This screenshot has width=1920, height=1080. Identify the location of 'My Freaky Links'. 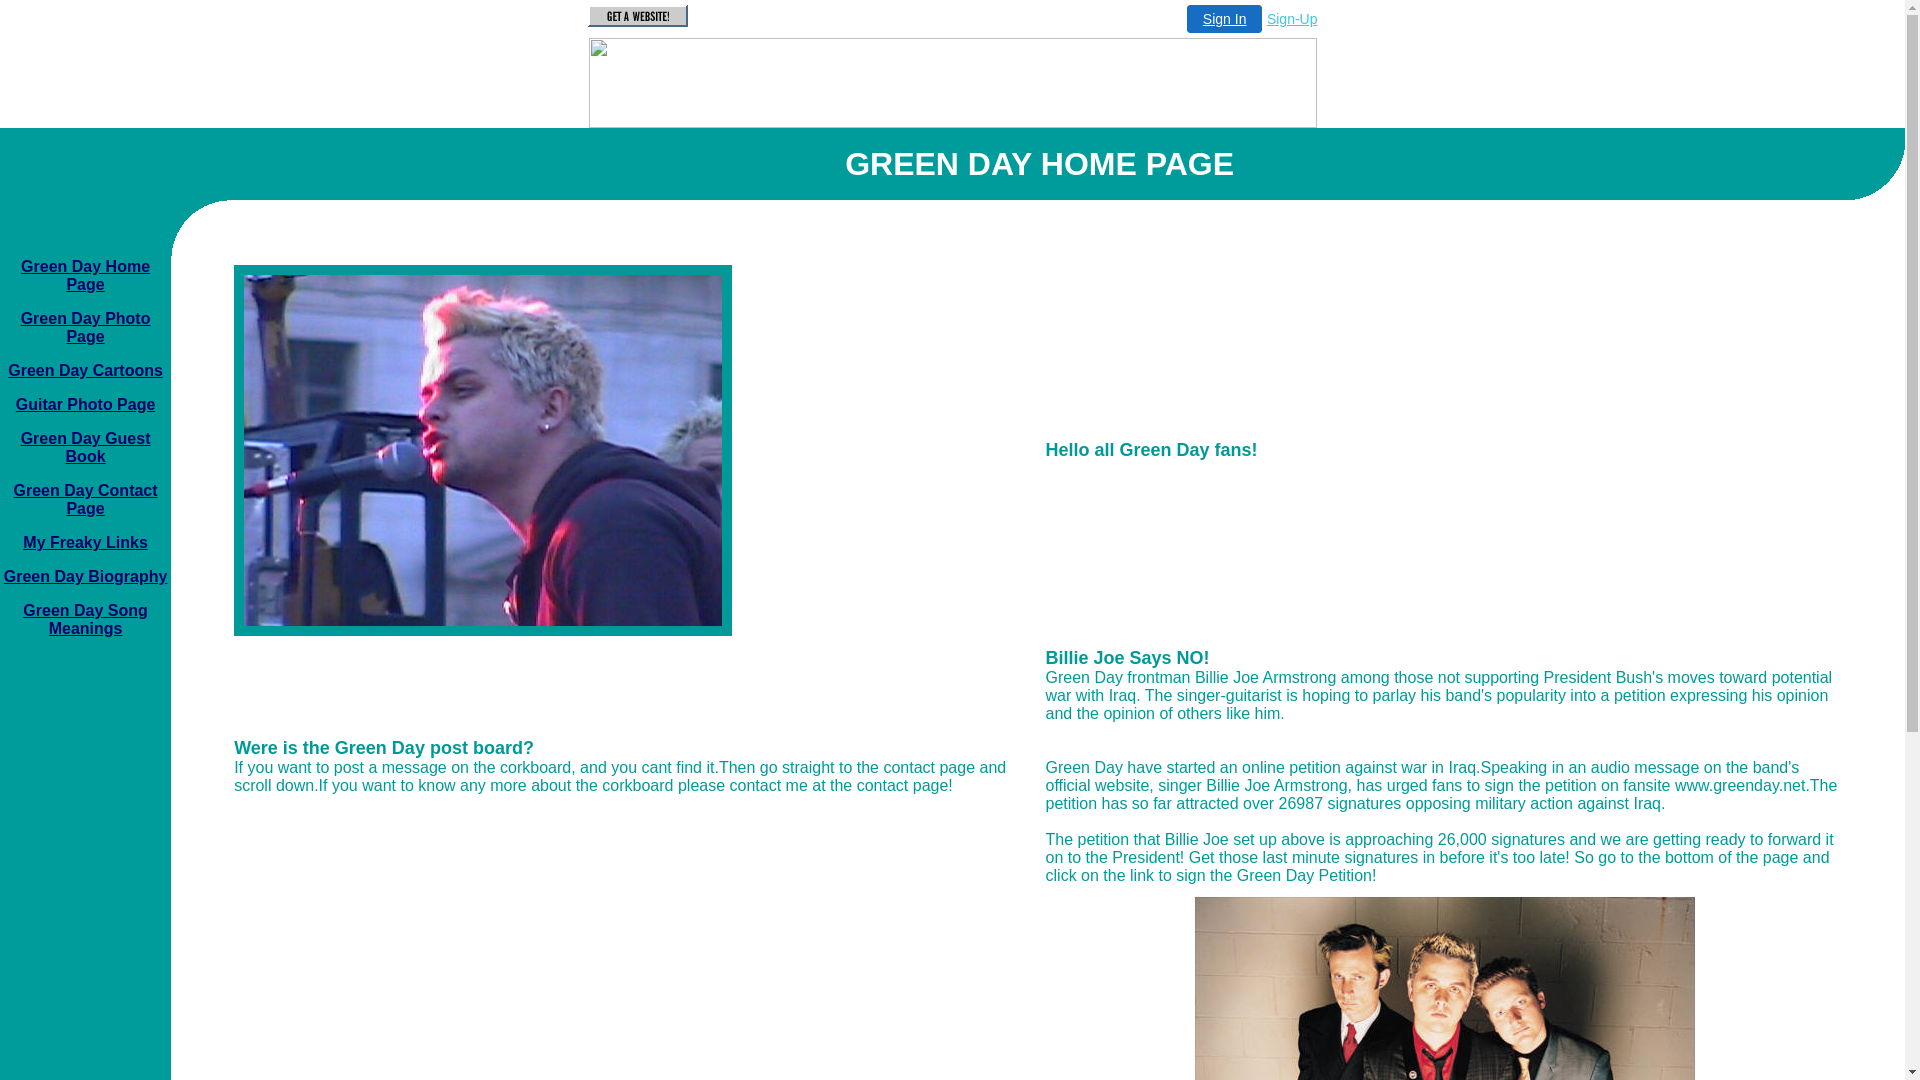
(84, 542).